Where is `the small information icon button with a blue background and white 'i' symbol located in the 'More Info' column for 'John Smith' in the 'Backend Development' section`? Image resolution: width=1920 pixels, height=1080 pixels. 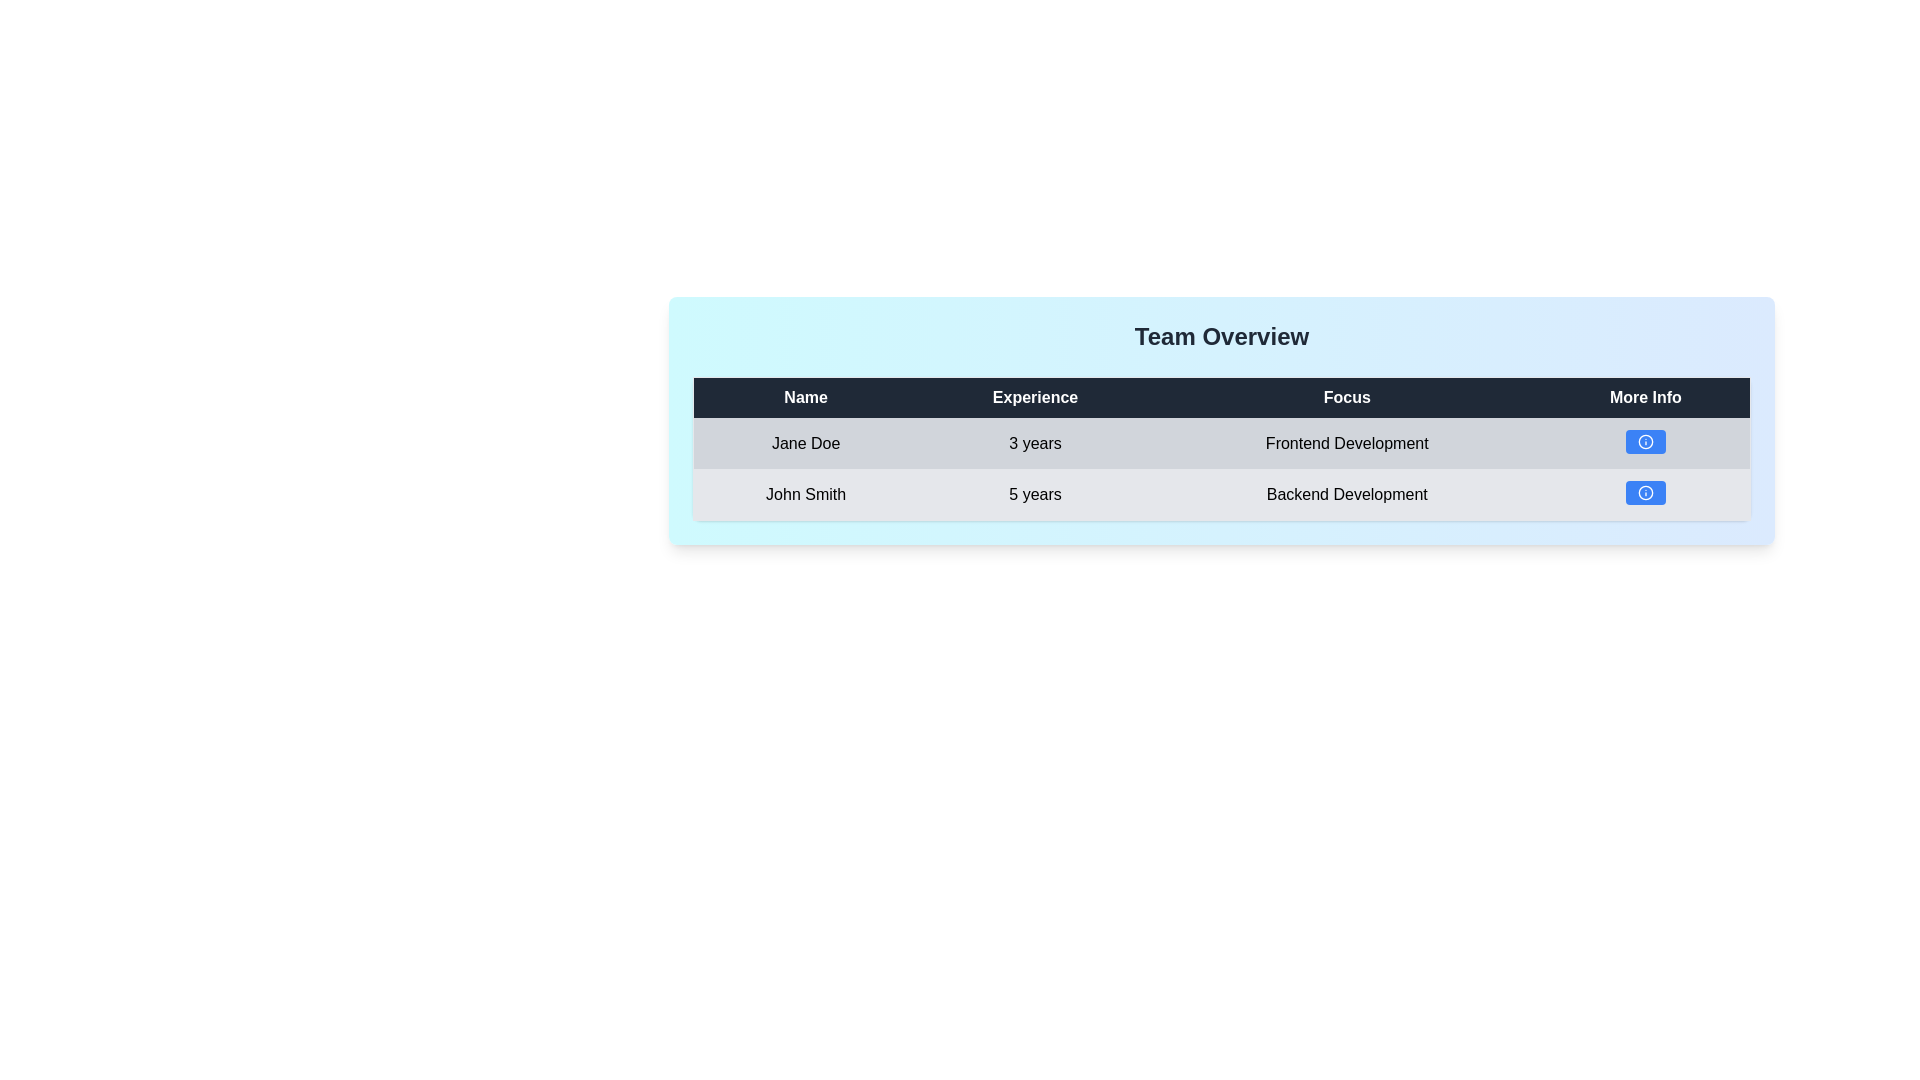 the small information icon button with a blue background and white 'i' symbol located in the 'More Info' column for 'John Smith' in the 'Backend Development' section is located at coordinates (1645, 493).